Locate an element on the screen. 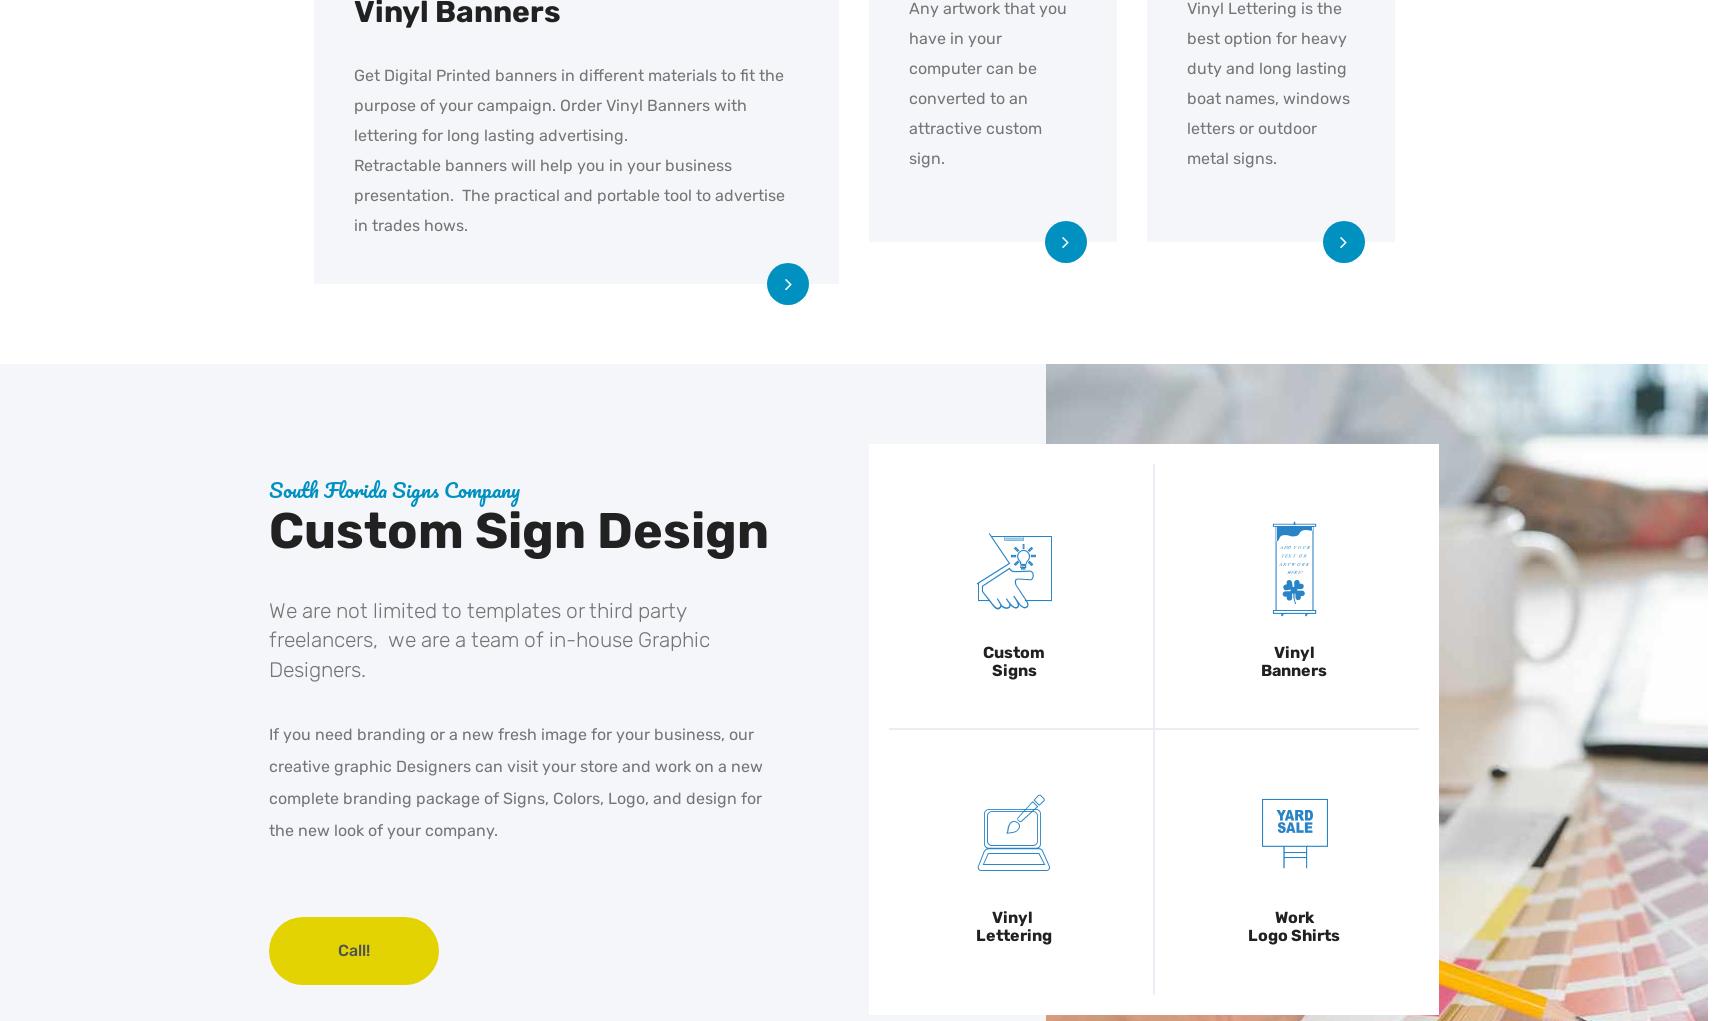  'Retractable banners will help you in your business presentation.  The practical and portable tool to advertise in trades hows.' is located at coordinates (569, 194).